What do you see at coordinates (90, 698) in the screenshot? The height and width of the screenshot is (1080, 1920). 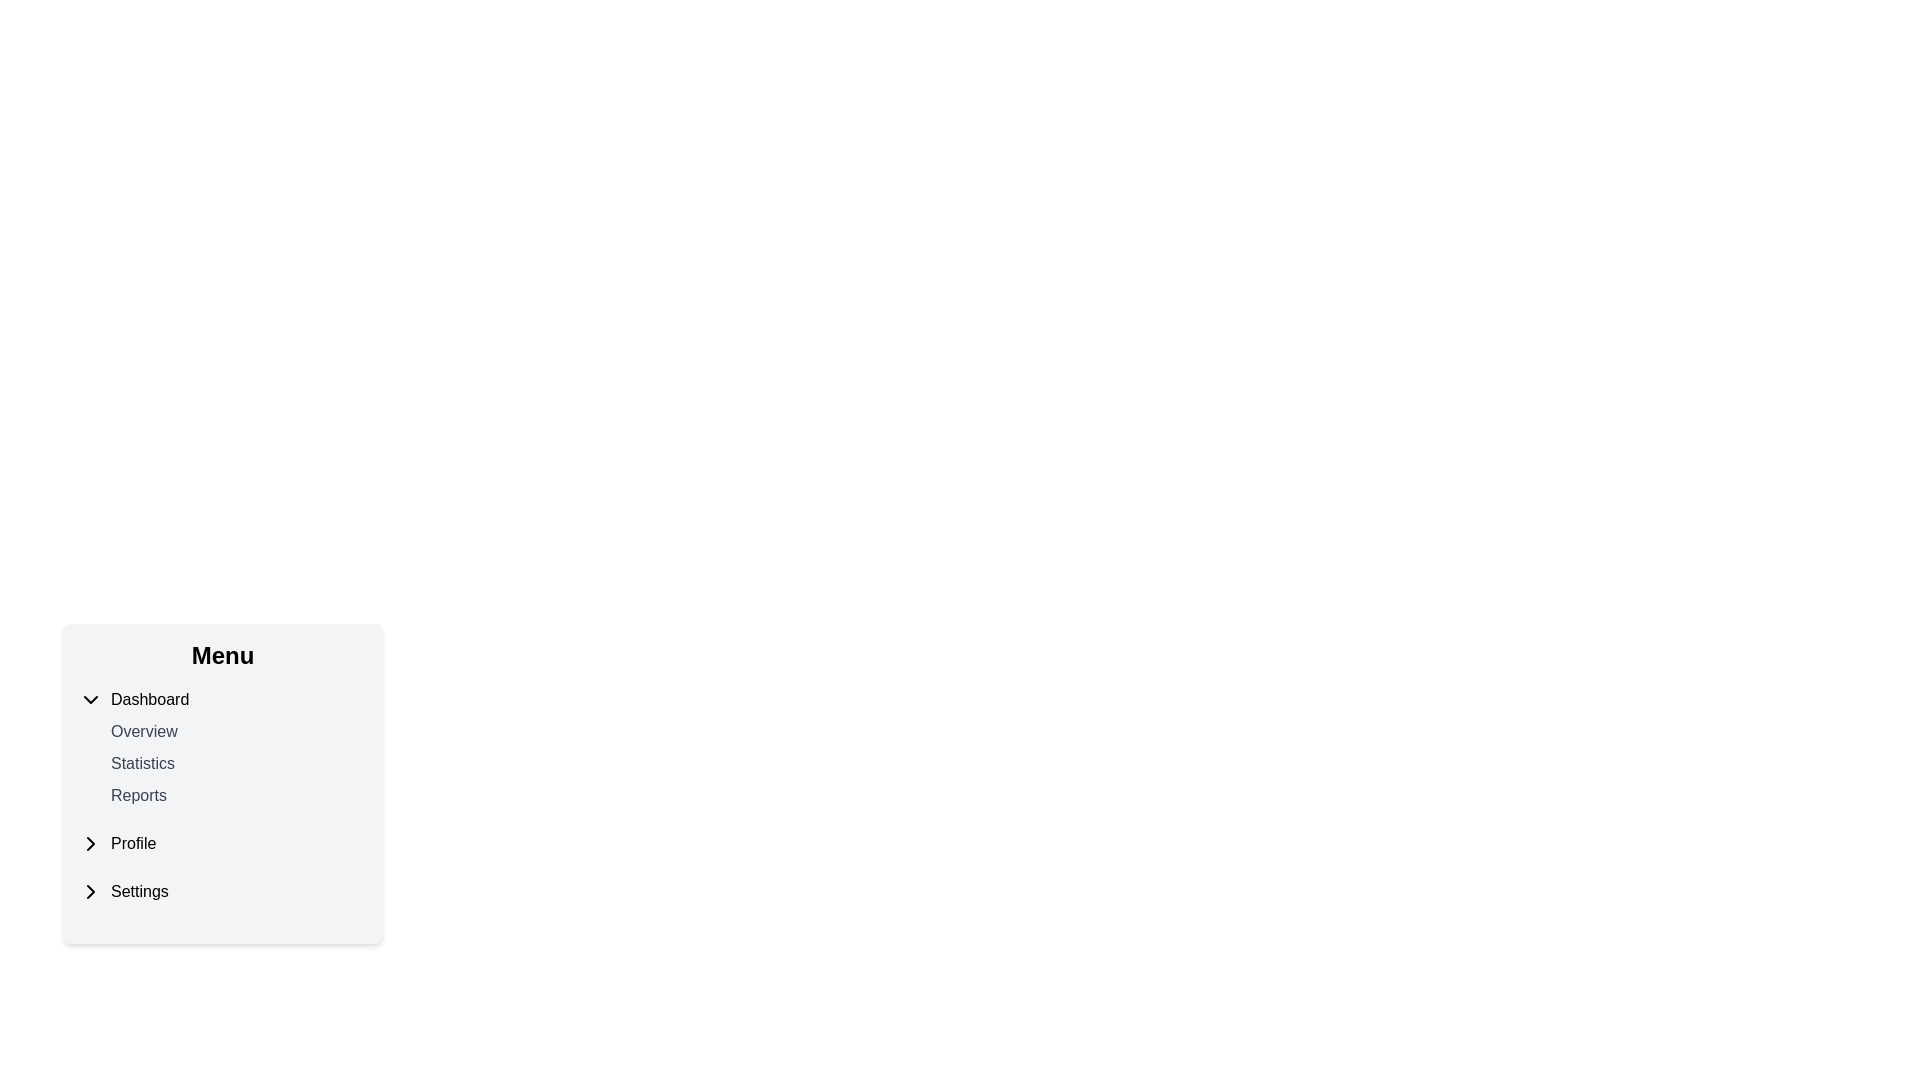 I see `the downward chevron-shaped icon located to the left of the 'Dashboard' text in the vertical menu` at bounding box center [90, 698].